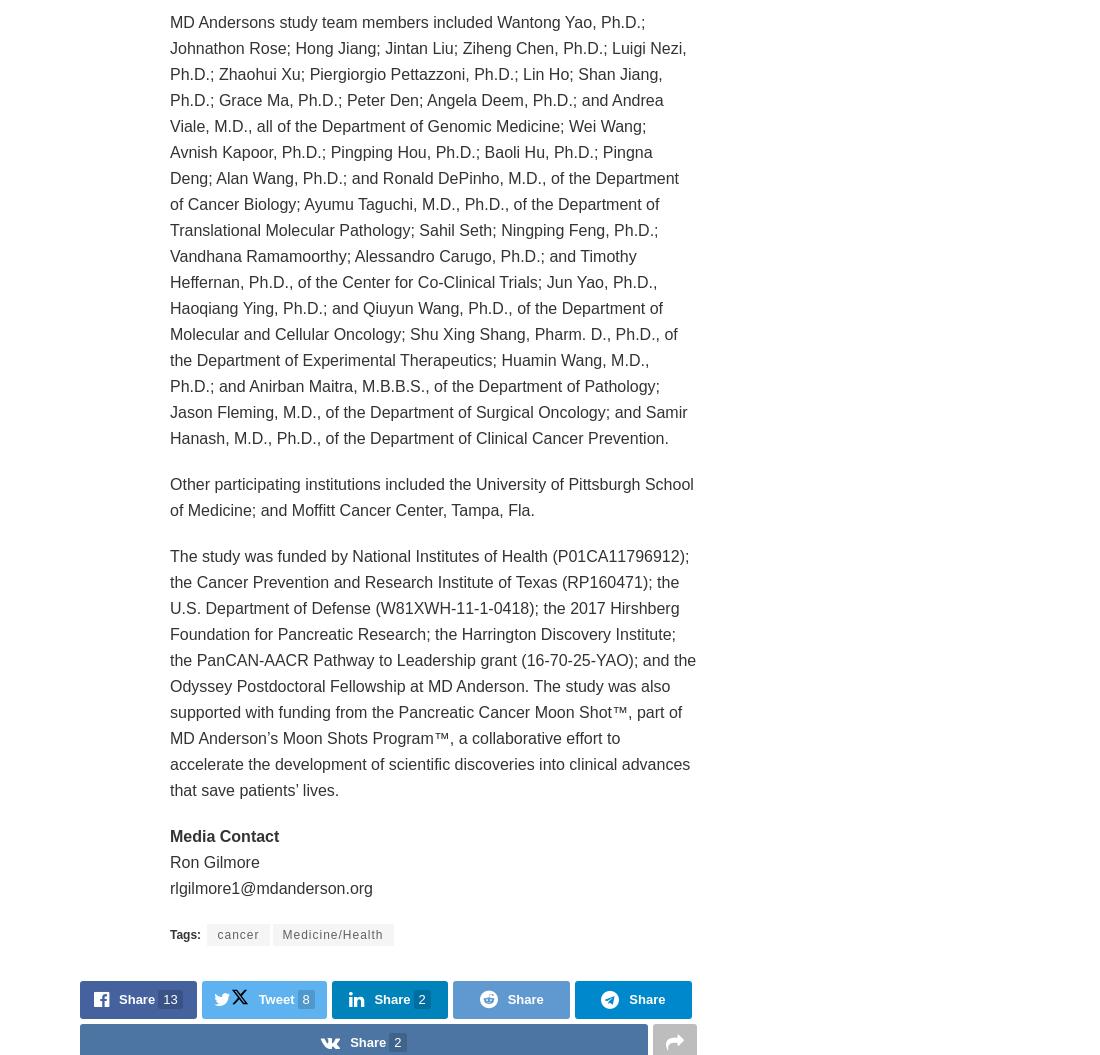  What do you see at coordinates (214, 861) in the screenshot?
I see `'Ron Gilmore'` at bounding box center [214, 861].